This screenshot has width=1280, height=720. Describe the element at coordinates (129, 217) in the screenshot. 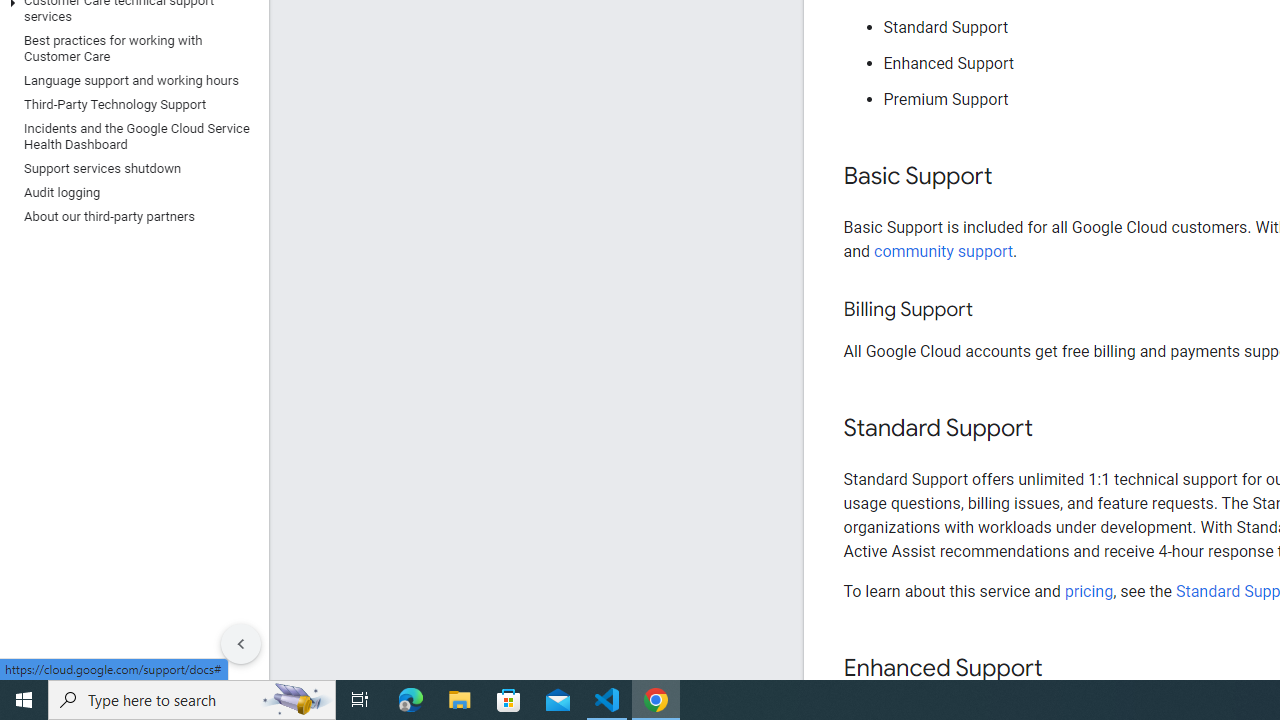

I see `'About our third-party partners'` at that location.